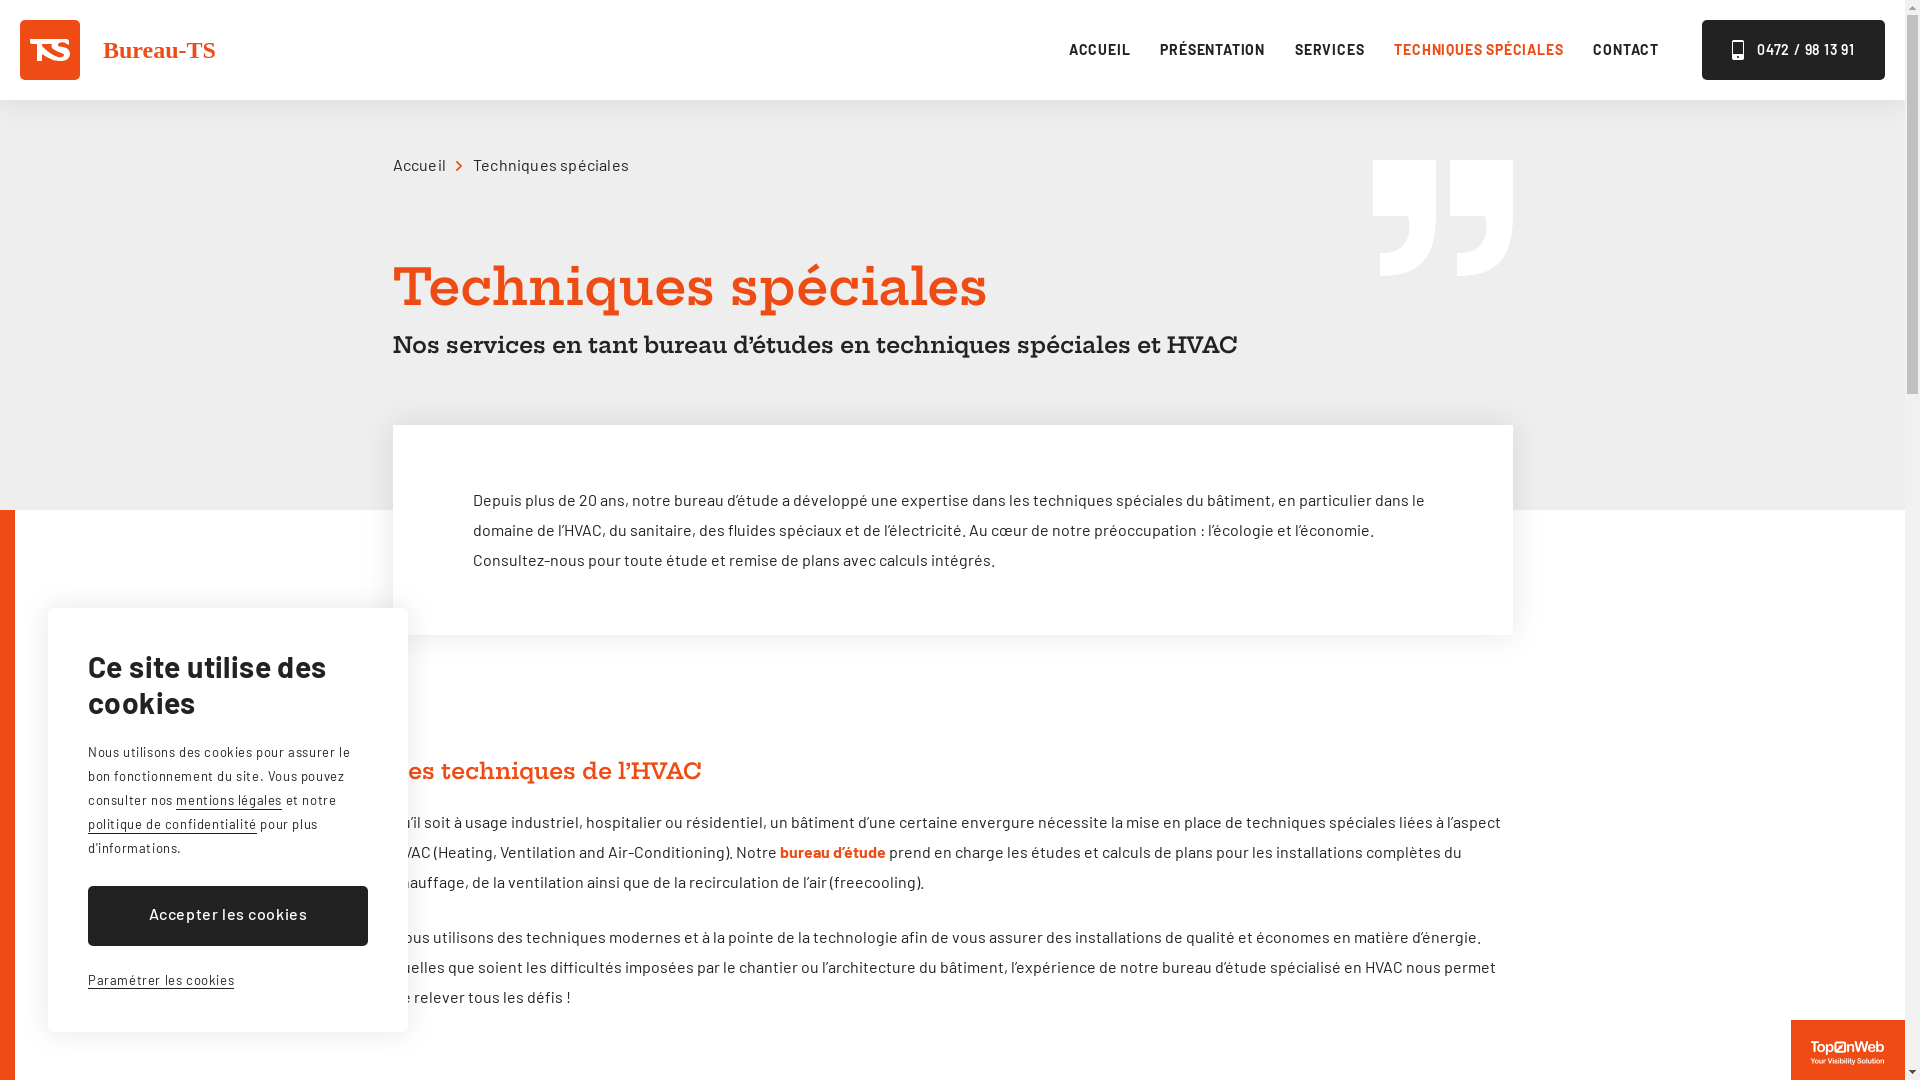 The width and height of the screenshot is (1920, 1080). I want to click on 'CONTACT', so click(1592, 49).